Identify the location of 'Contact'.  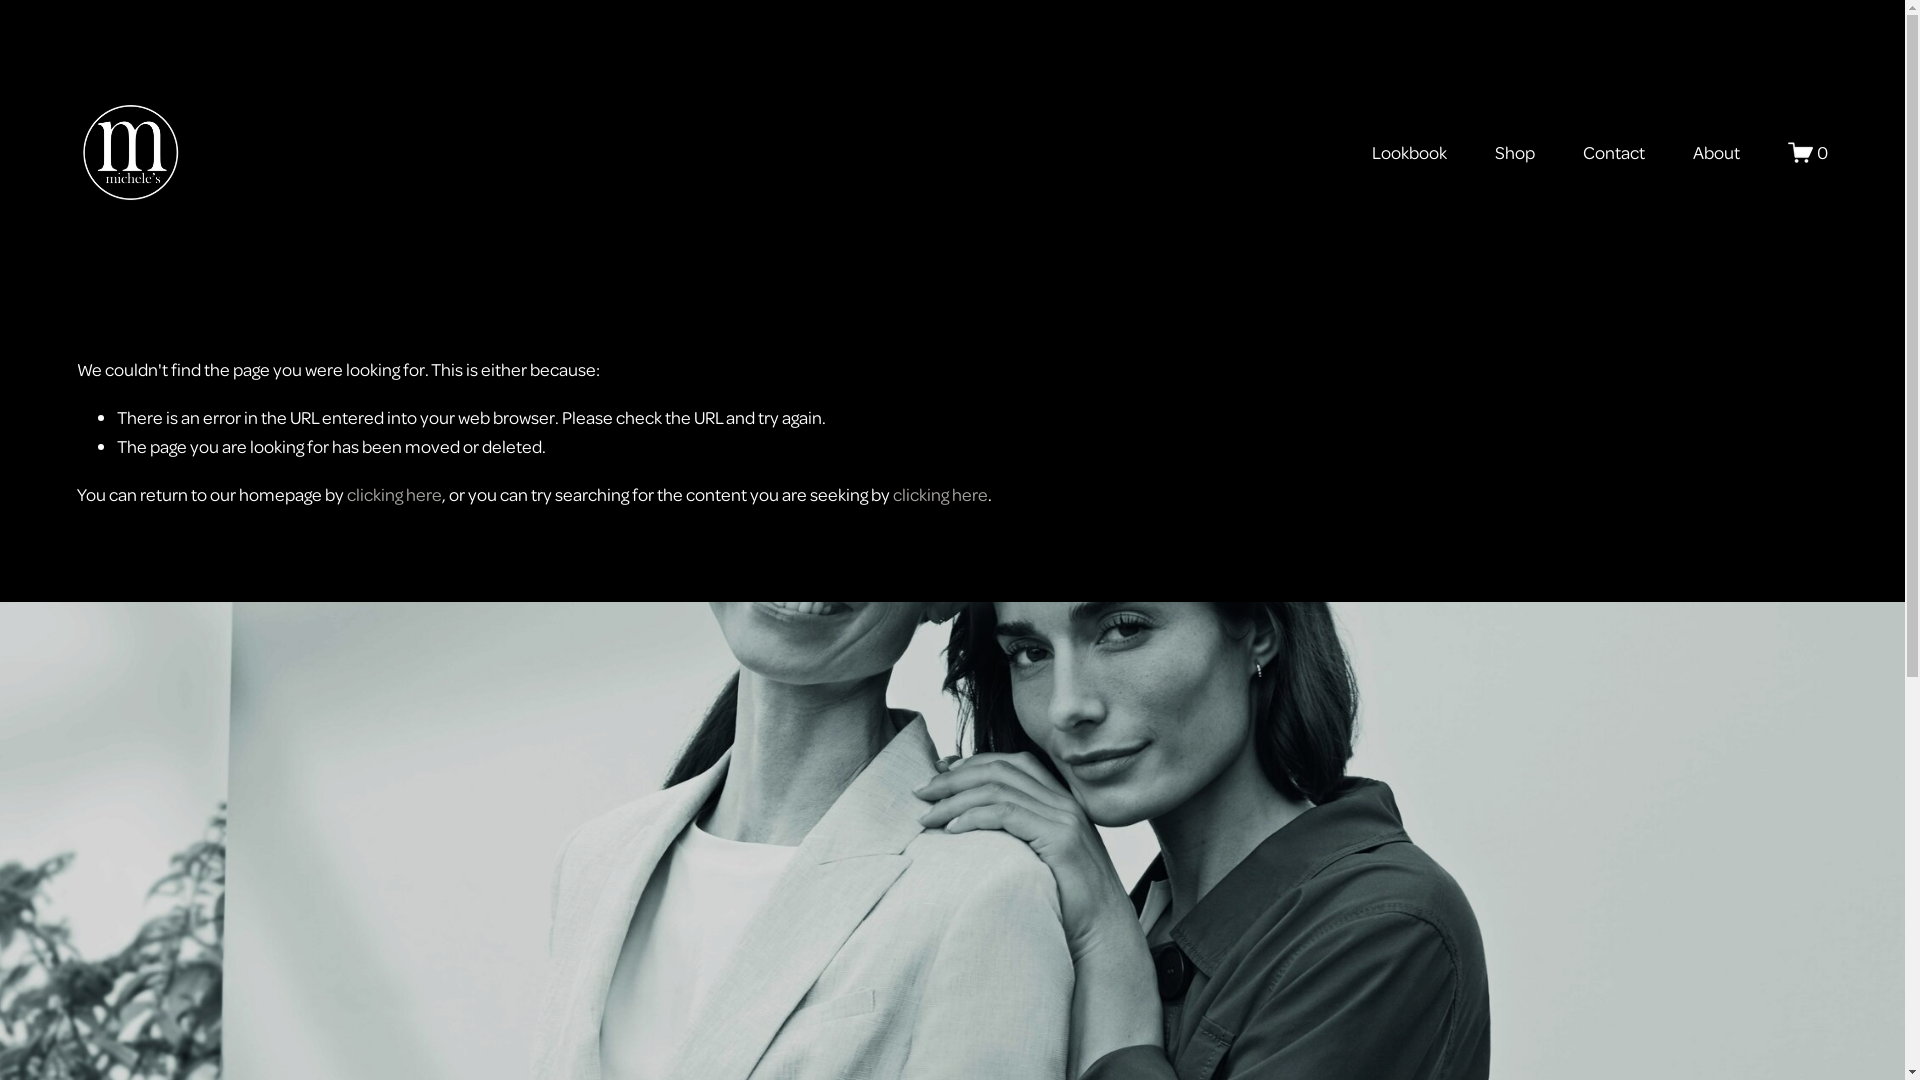
(1582, 151).